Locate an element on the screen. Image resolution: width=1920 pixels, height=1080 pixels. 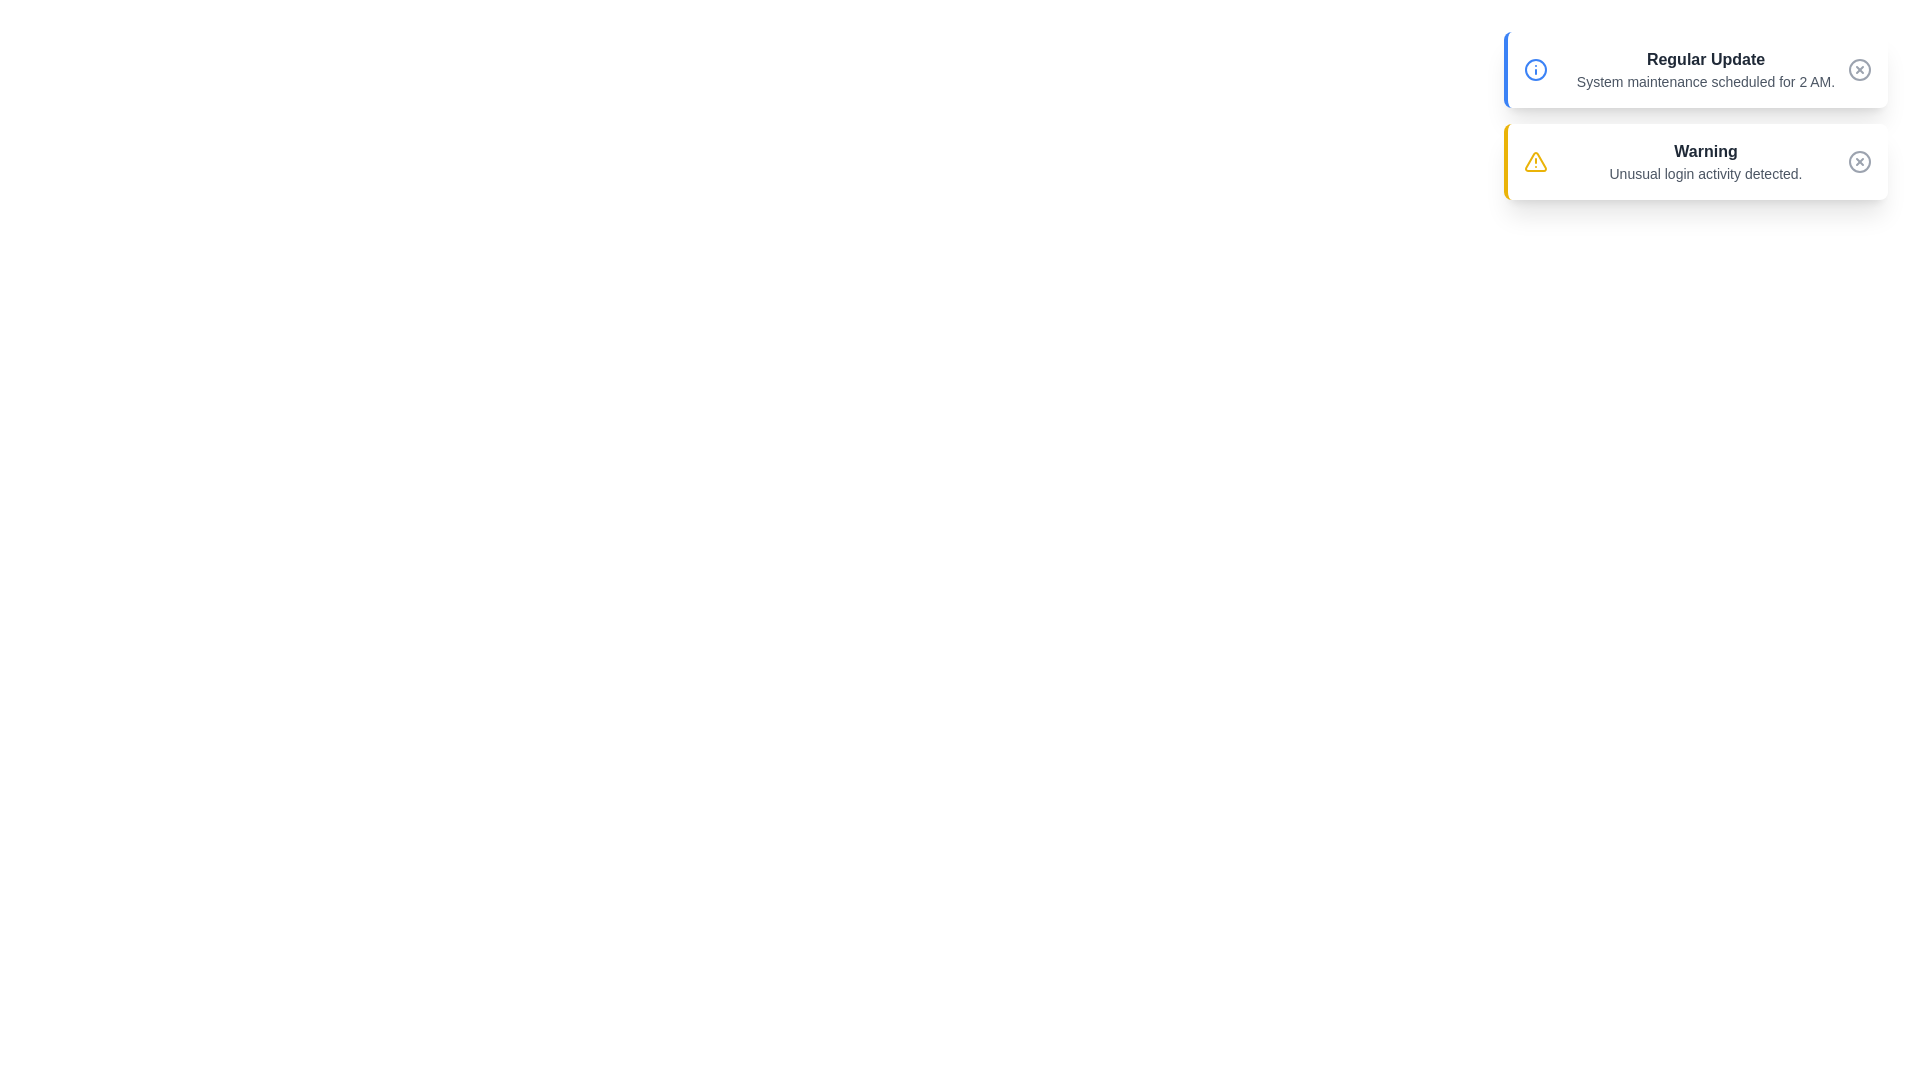
dismiss button for the notification titled Warning is located at coordinates (1859, 161).